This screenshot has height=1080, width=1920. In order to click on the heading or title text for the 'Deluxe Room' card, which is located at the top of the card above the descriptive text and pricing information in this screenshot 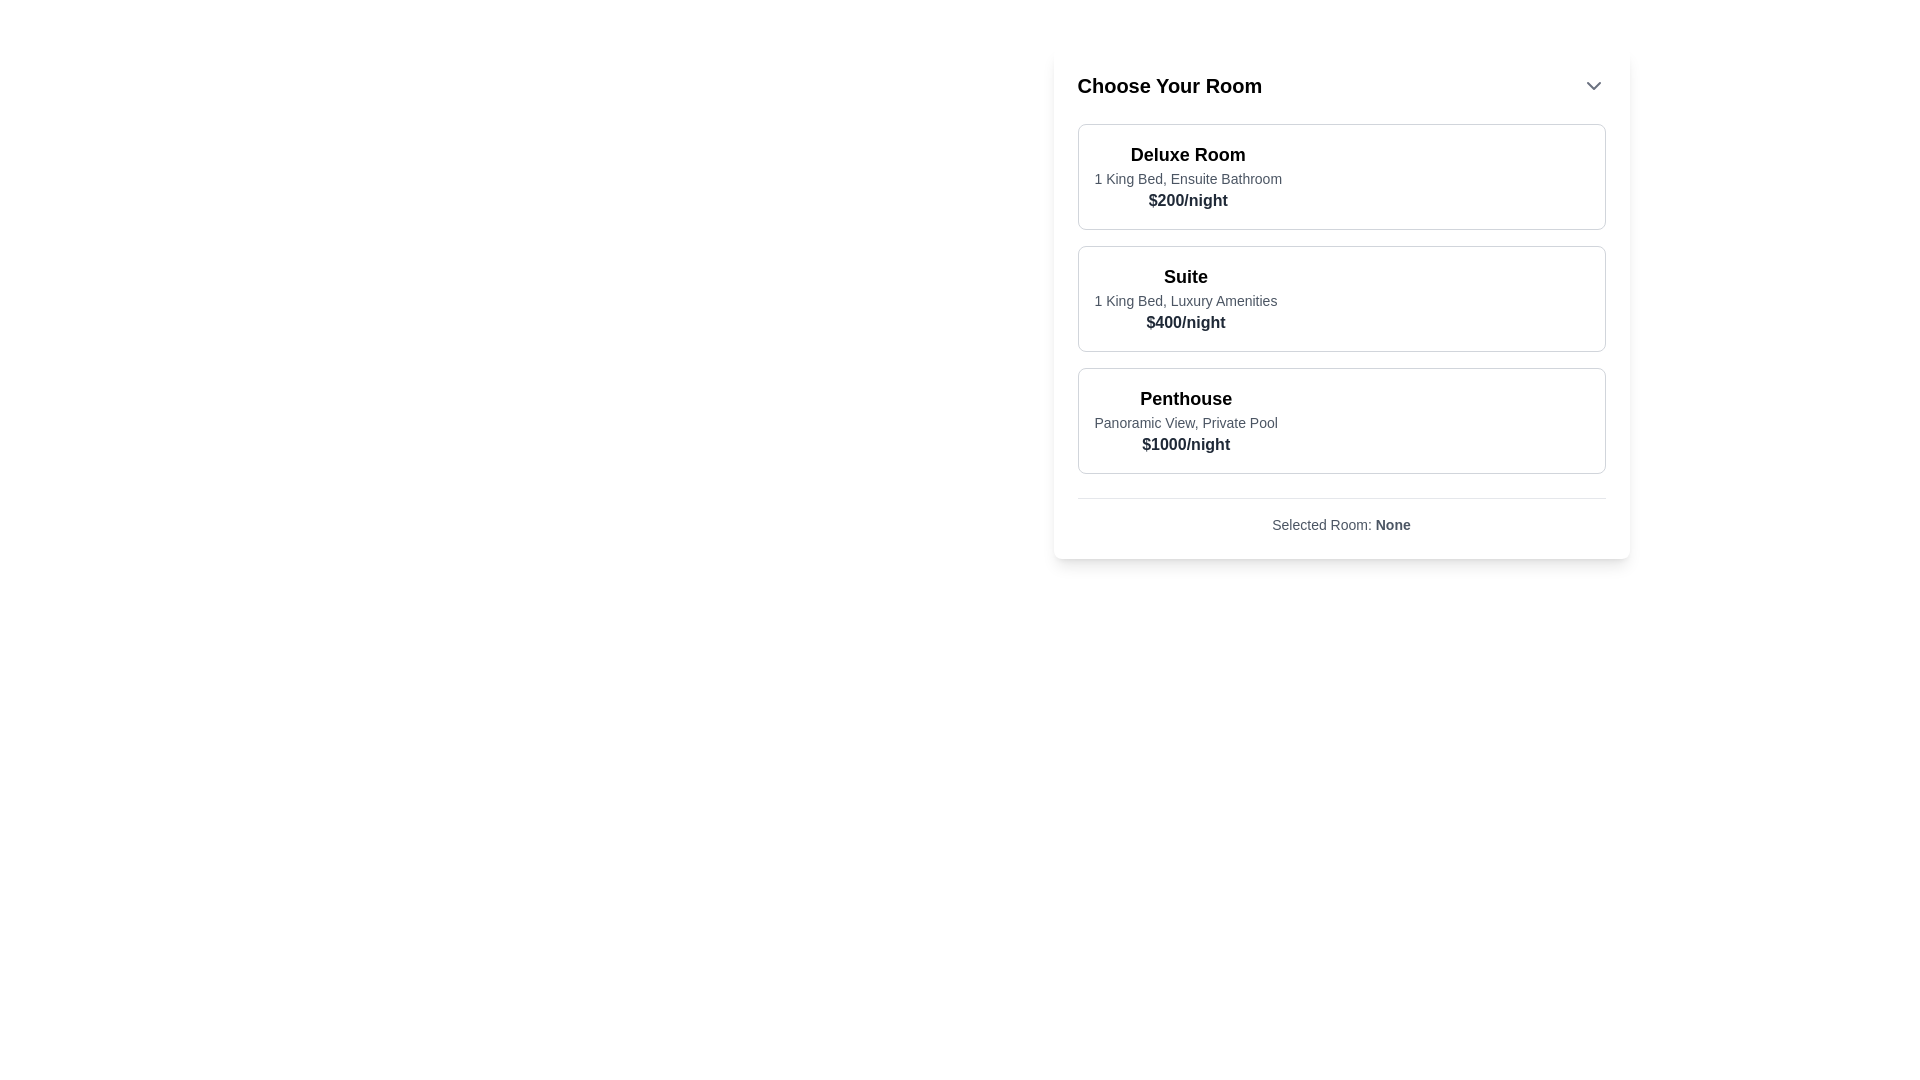, I will do `click(1188, 153)`.